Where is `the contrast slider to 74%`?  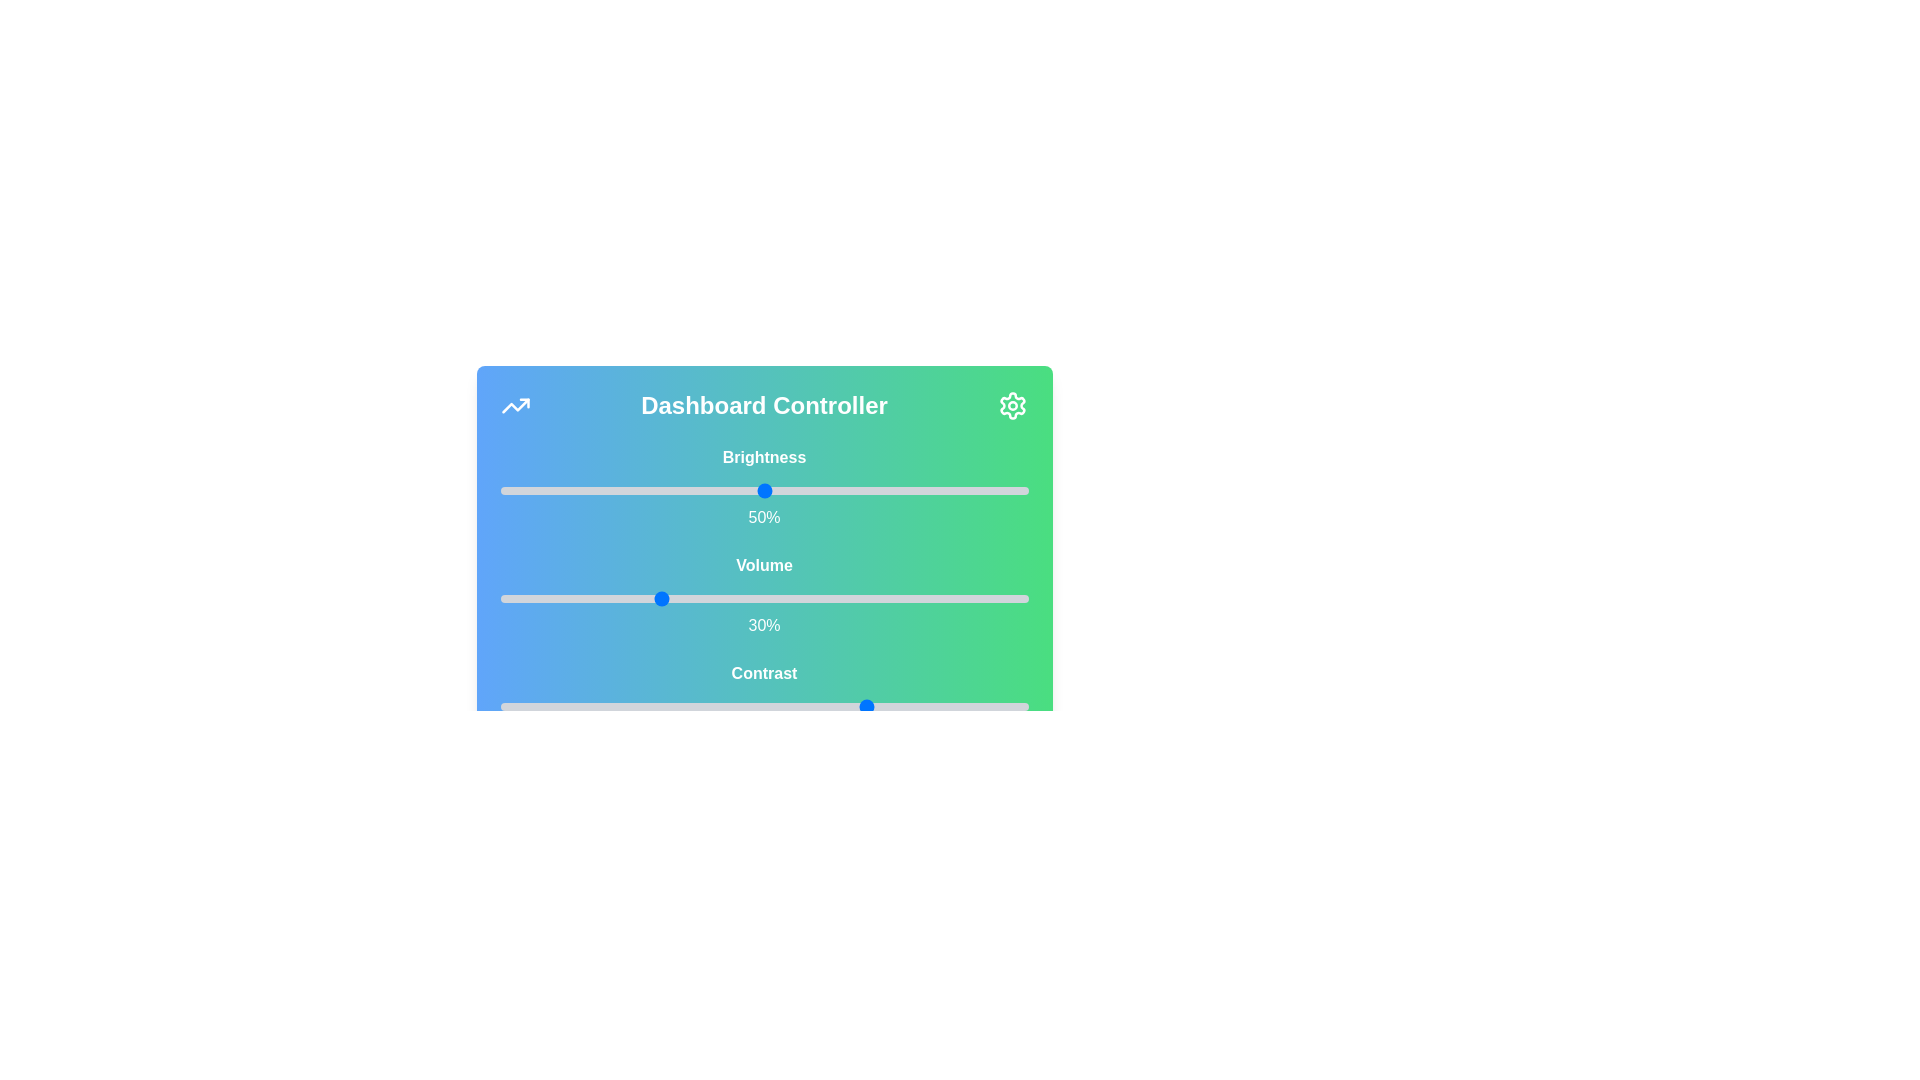
the contrast slider to 74% is located at coordinates (890, 705).